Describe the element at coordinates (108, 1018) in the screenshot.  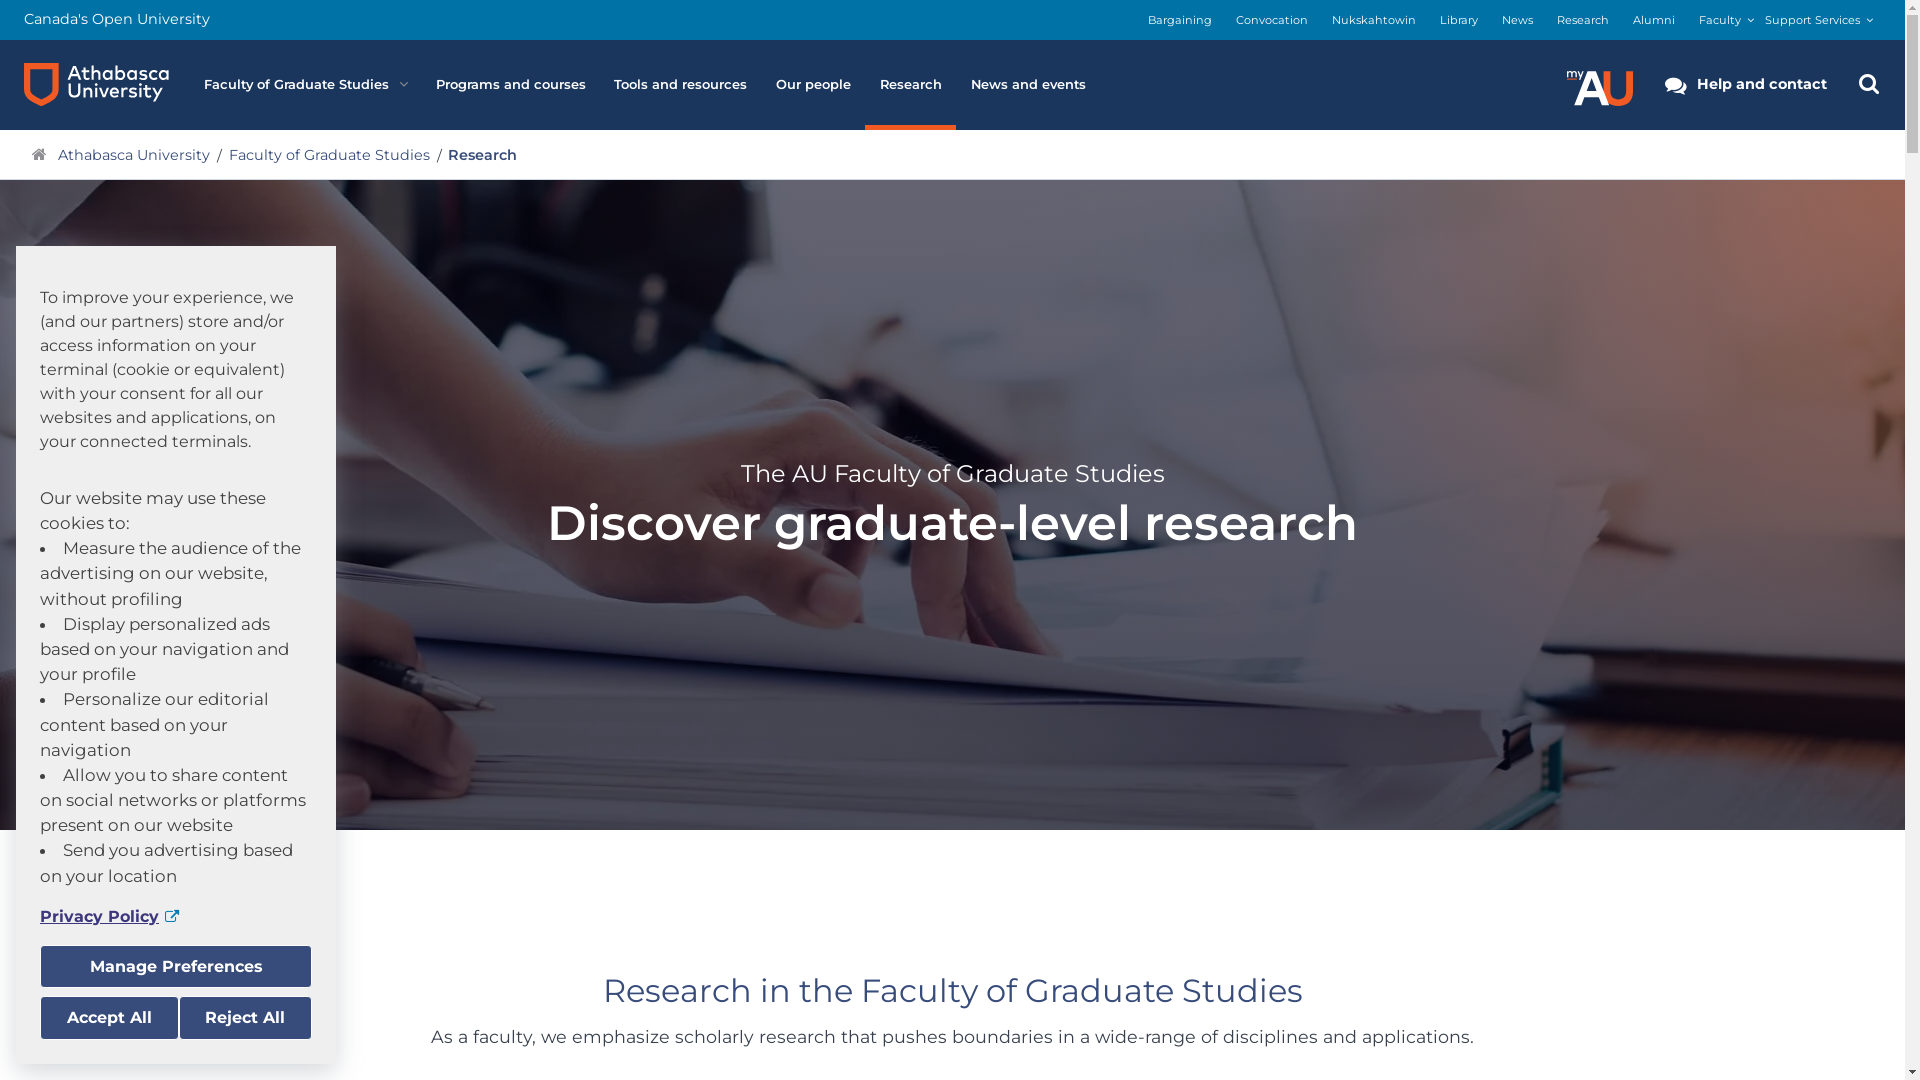
I see `'Accept All'` at that location.